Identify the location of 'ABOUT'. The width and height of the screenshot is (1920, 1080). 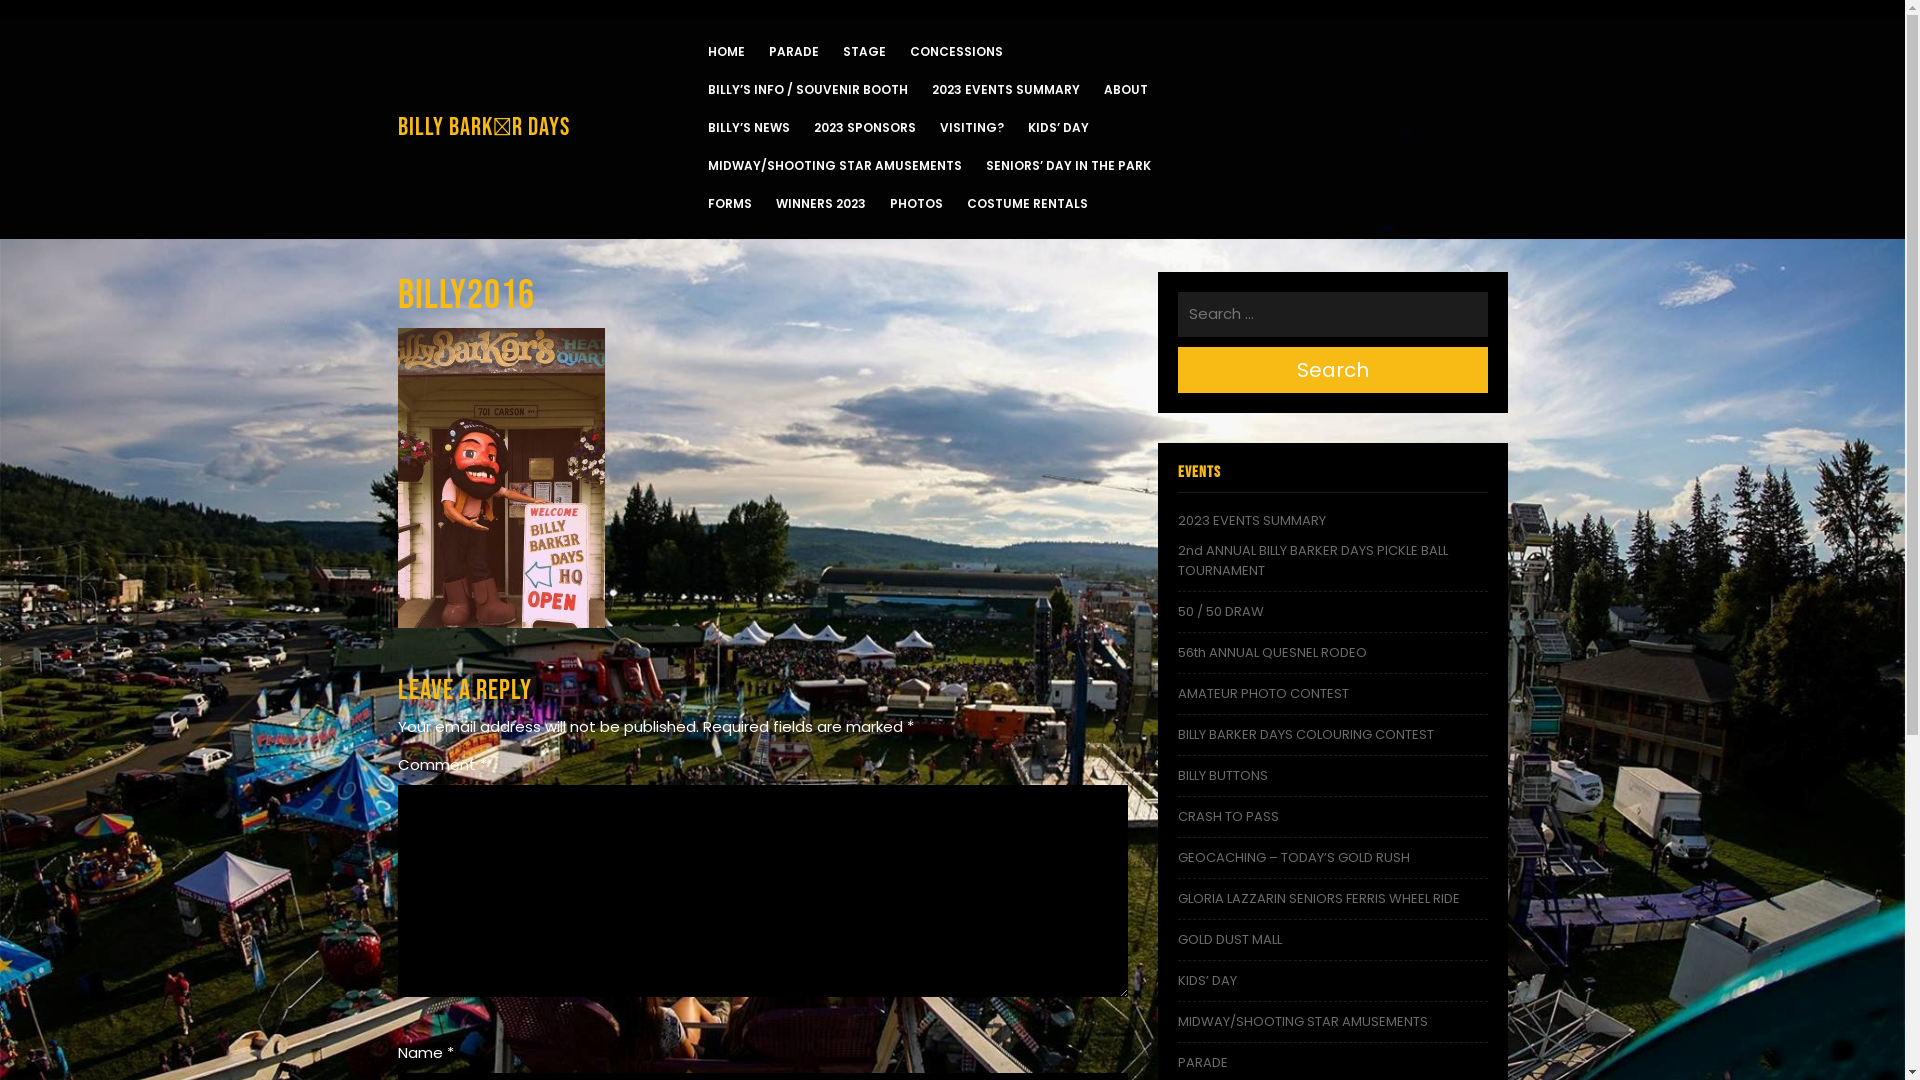
(1126, 88).